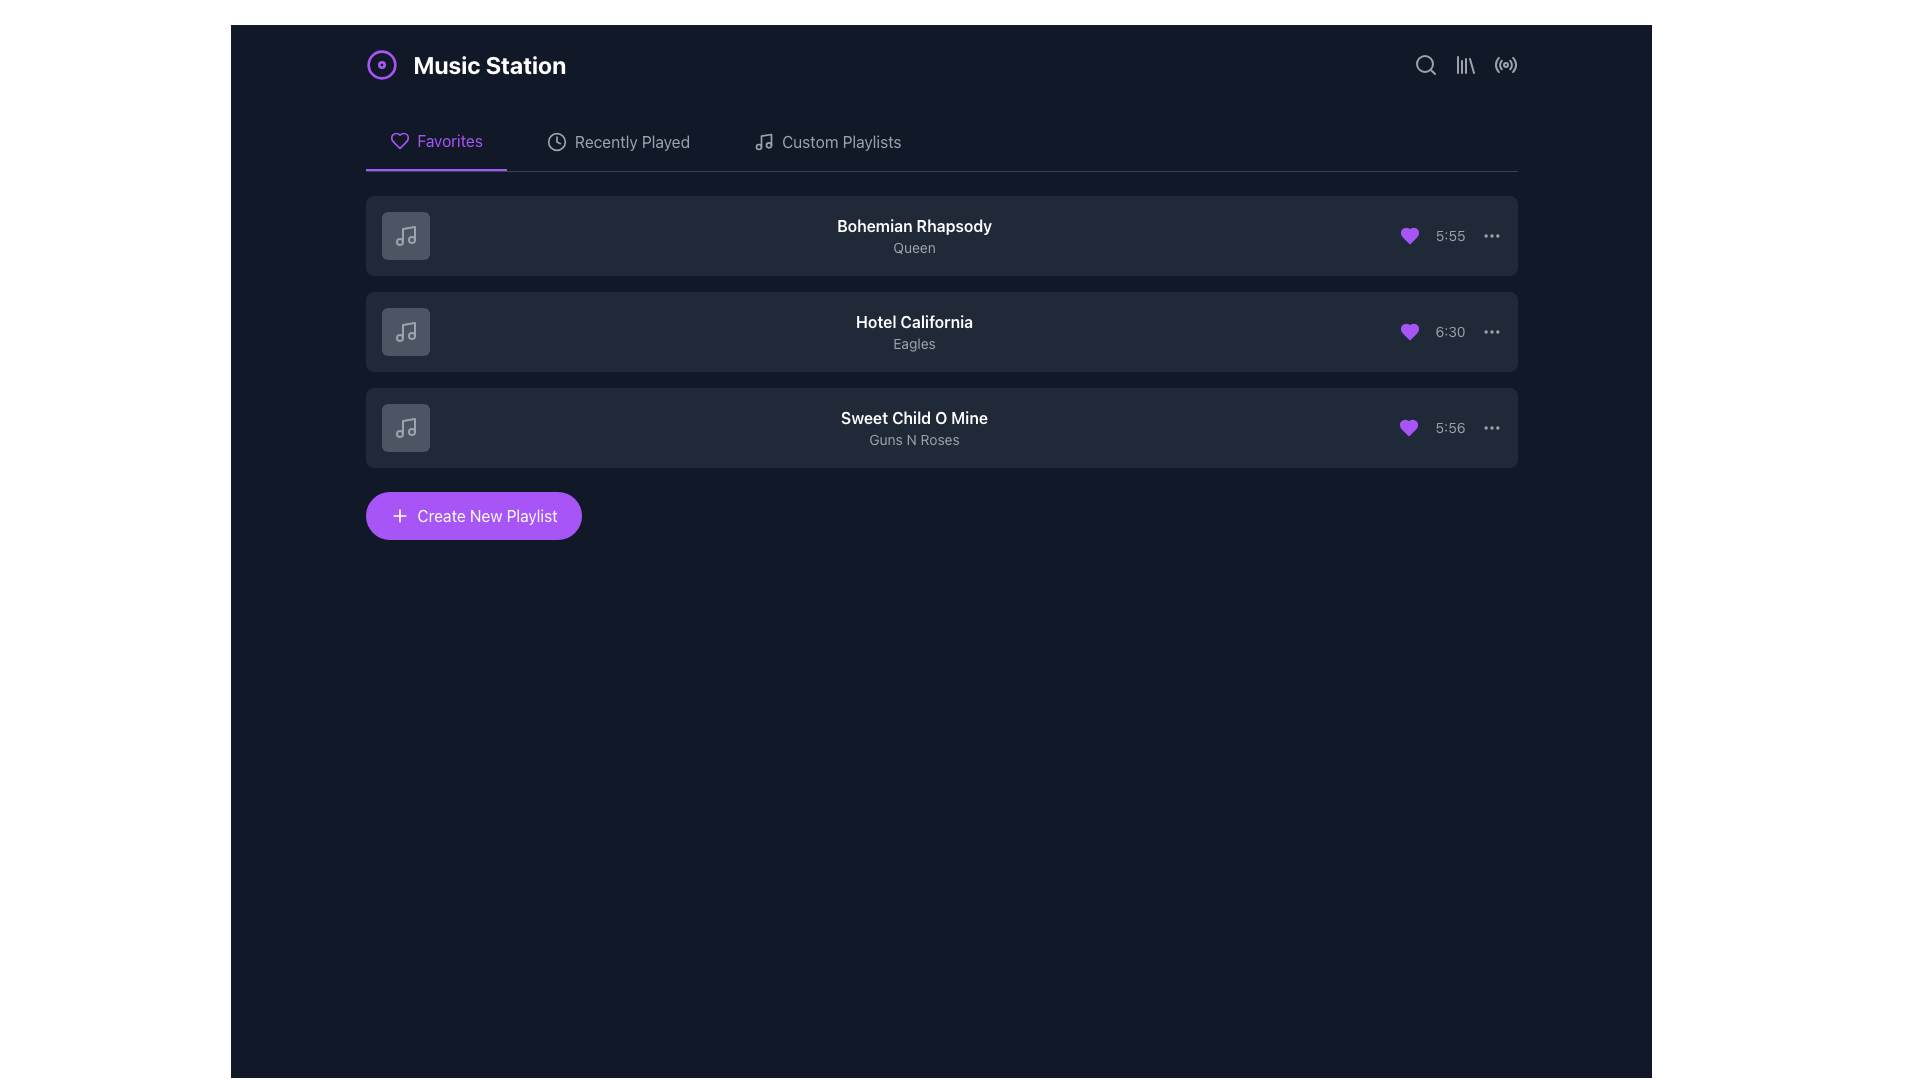 This screenshot has height=1080, width=1920. Describe the element at coordinates (404, 427) in the screenshot. I see `the decorative music icon located in the third list item of the vertical list, positioned to the left of the title and subtitle text, and above the playback duration and menu options` at that location.